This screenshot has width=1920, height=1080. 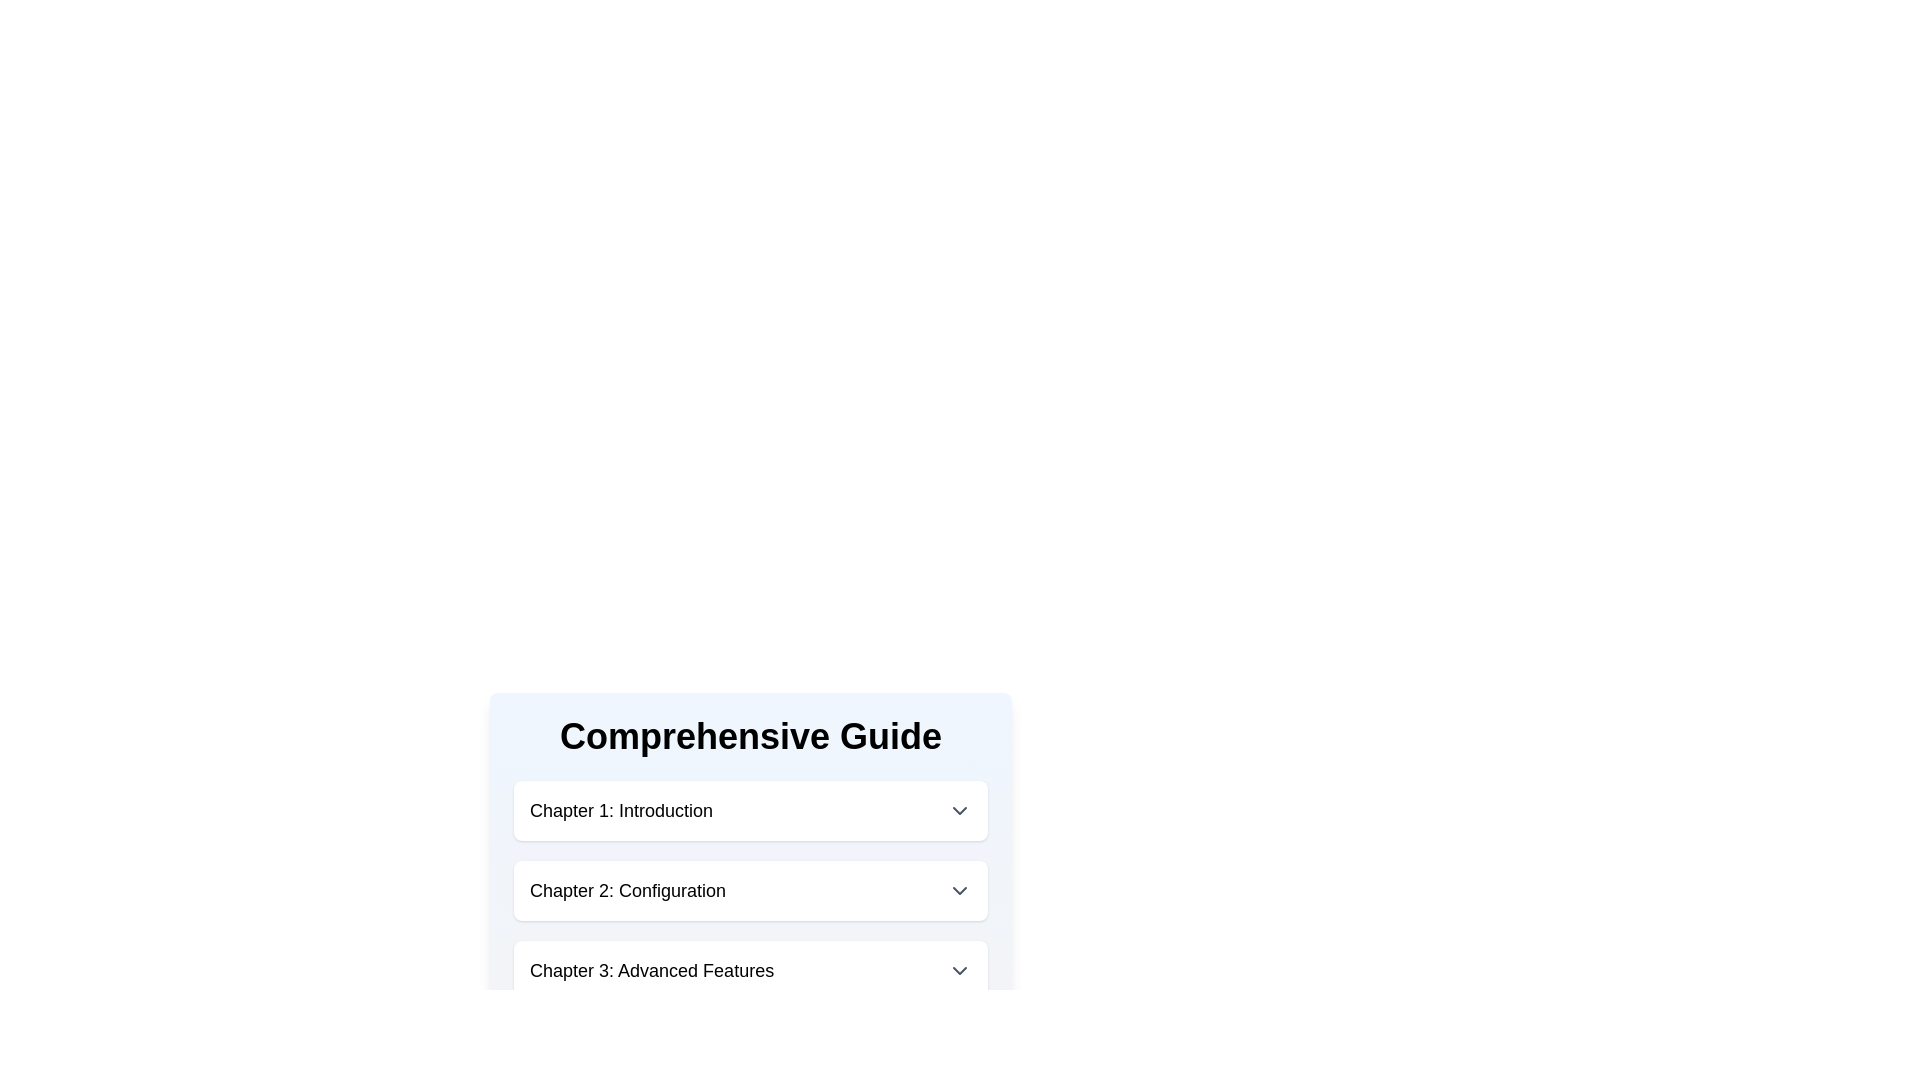 What do you see at coordinates (749, 890) in the screenshot?
I see `the dropdown button for 'Chapter 2: Configuration'` at bounding box center [749, 890].